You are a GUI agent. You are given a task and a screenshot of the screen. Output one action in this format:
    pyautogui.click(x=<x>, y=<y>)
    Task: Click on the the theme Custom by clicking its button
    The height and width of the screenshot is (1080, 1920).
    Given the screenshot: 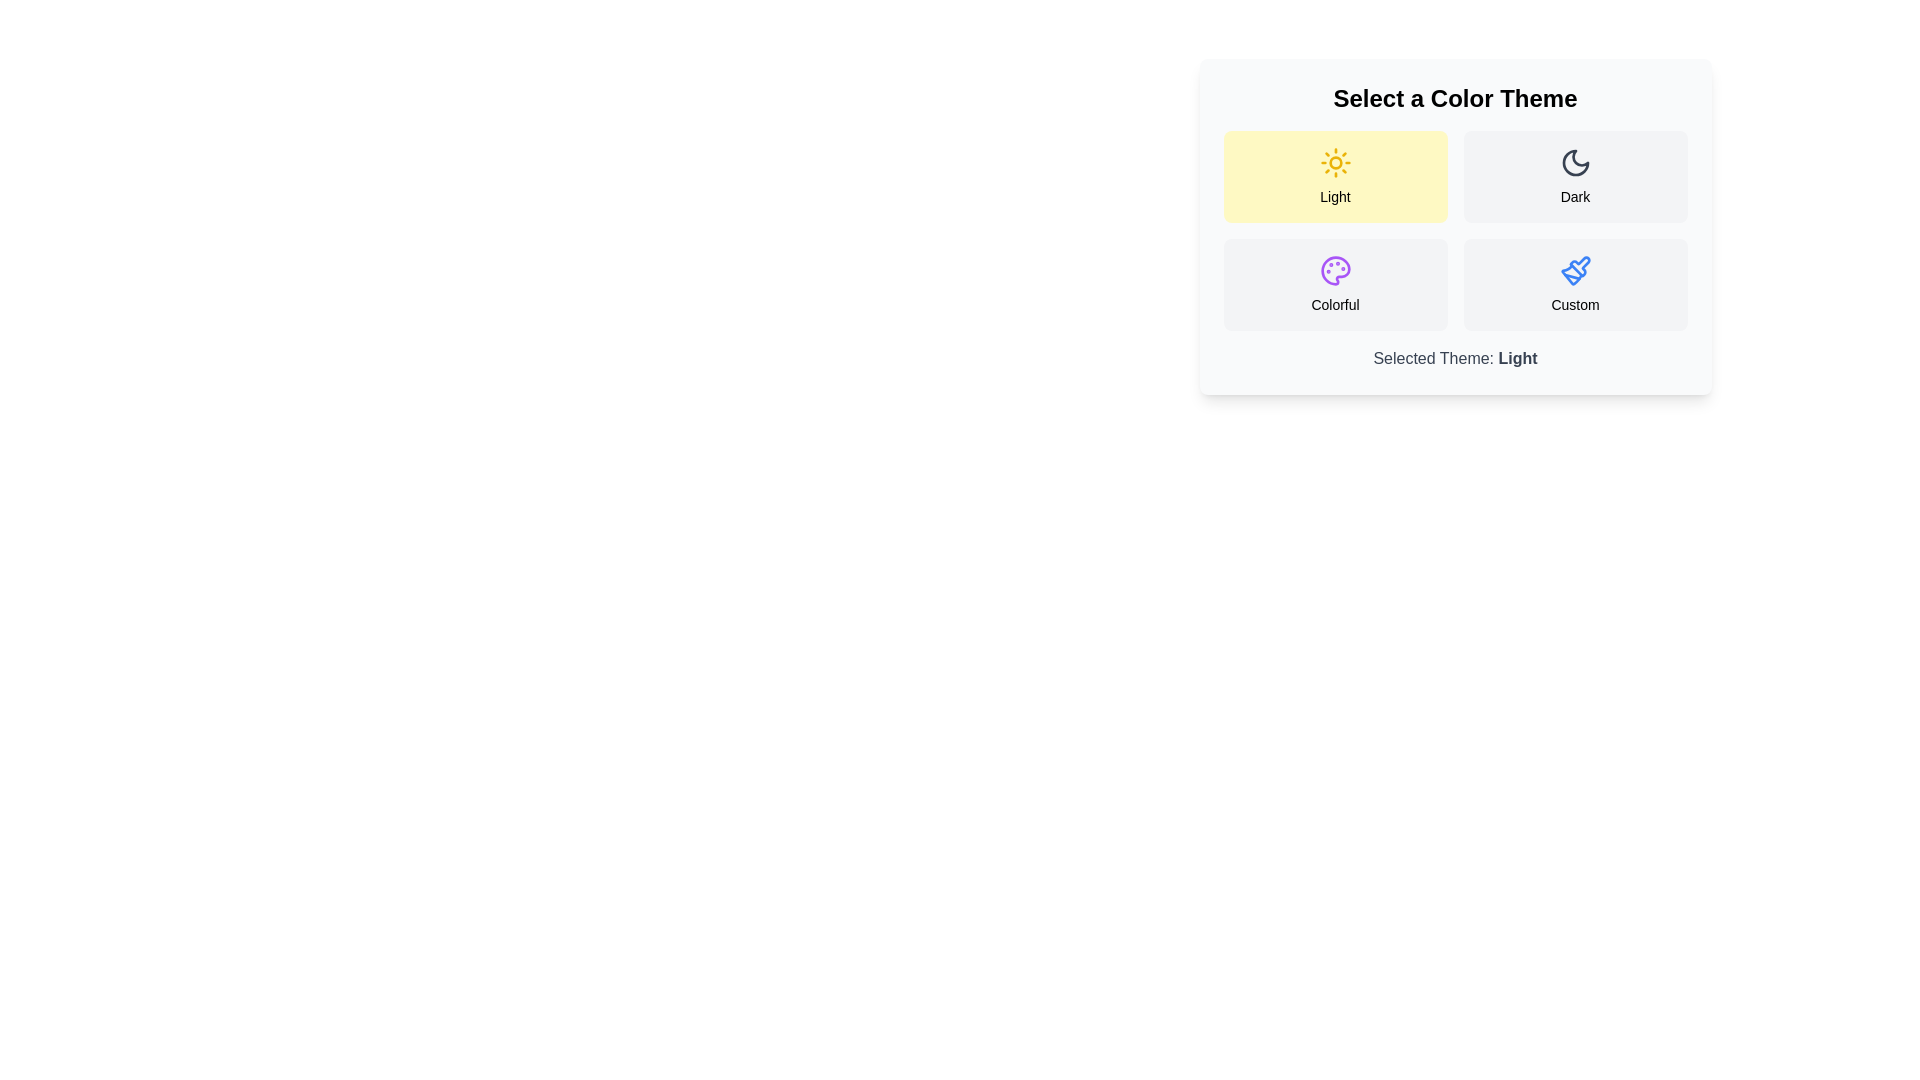 What is the action you would take?
    pyautogui.click(x=1574, y=285)
    